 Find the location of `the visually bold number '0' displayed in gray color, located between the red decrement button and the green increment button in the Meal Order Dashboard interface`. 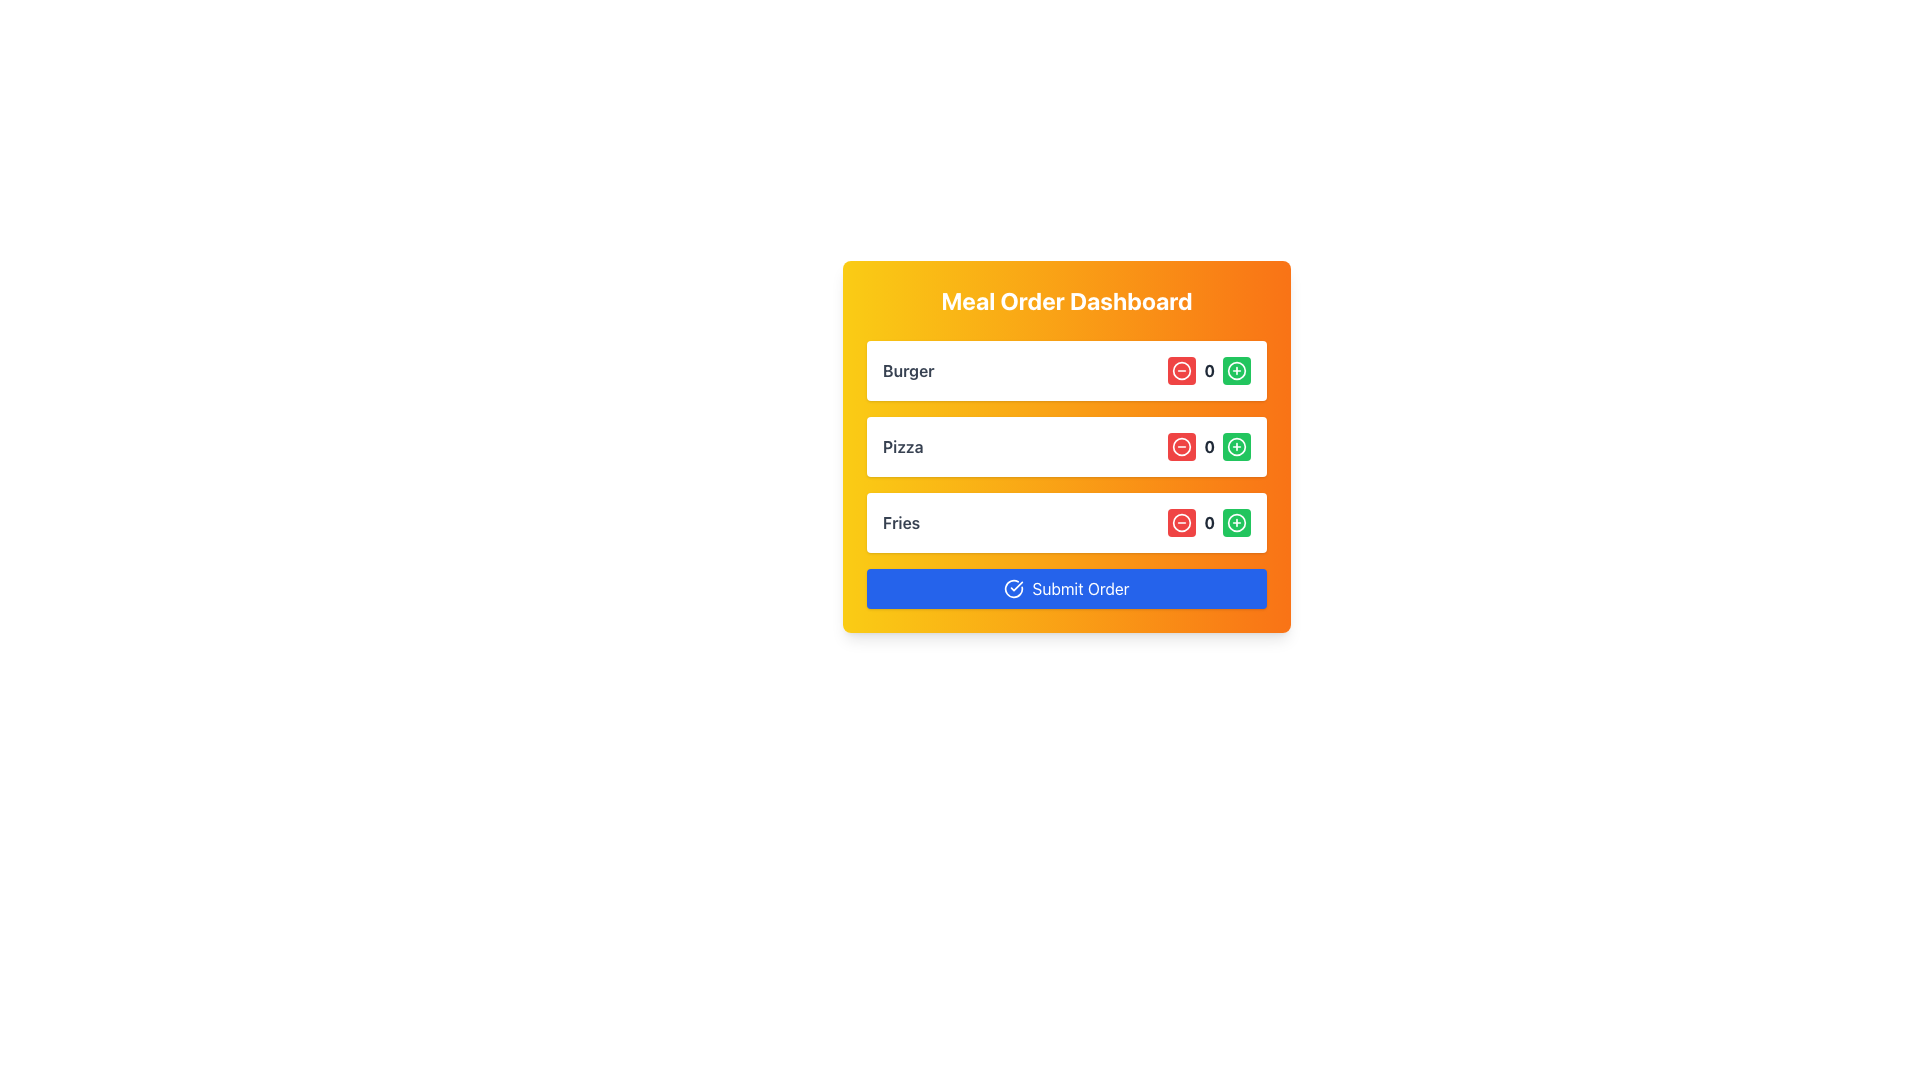

the visually bold number '0' displayed in gray color, located between the red decrement button and the green increment button in the Meal Order Dashboard interface is located at coordinates (1208, 522).